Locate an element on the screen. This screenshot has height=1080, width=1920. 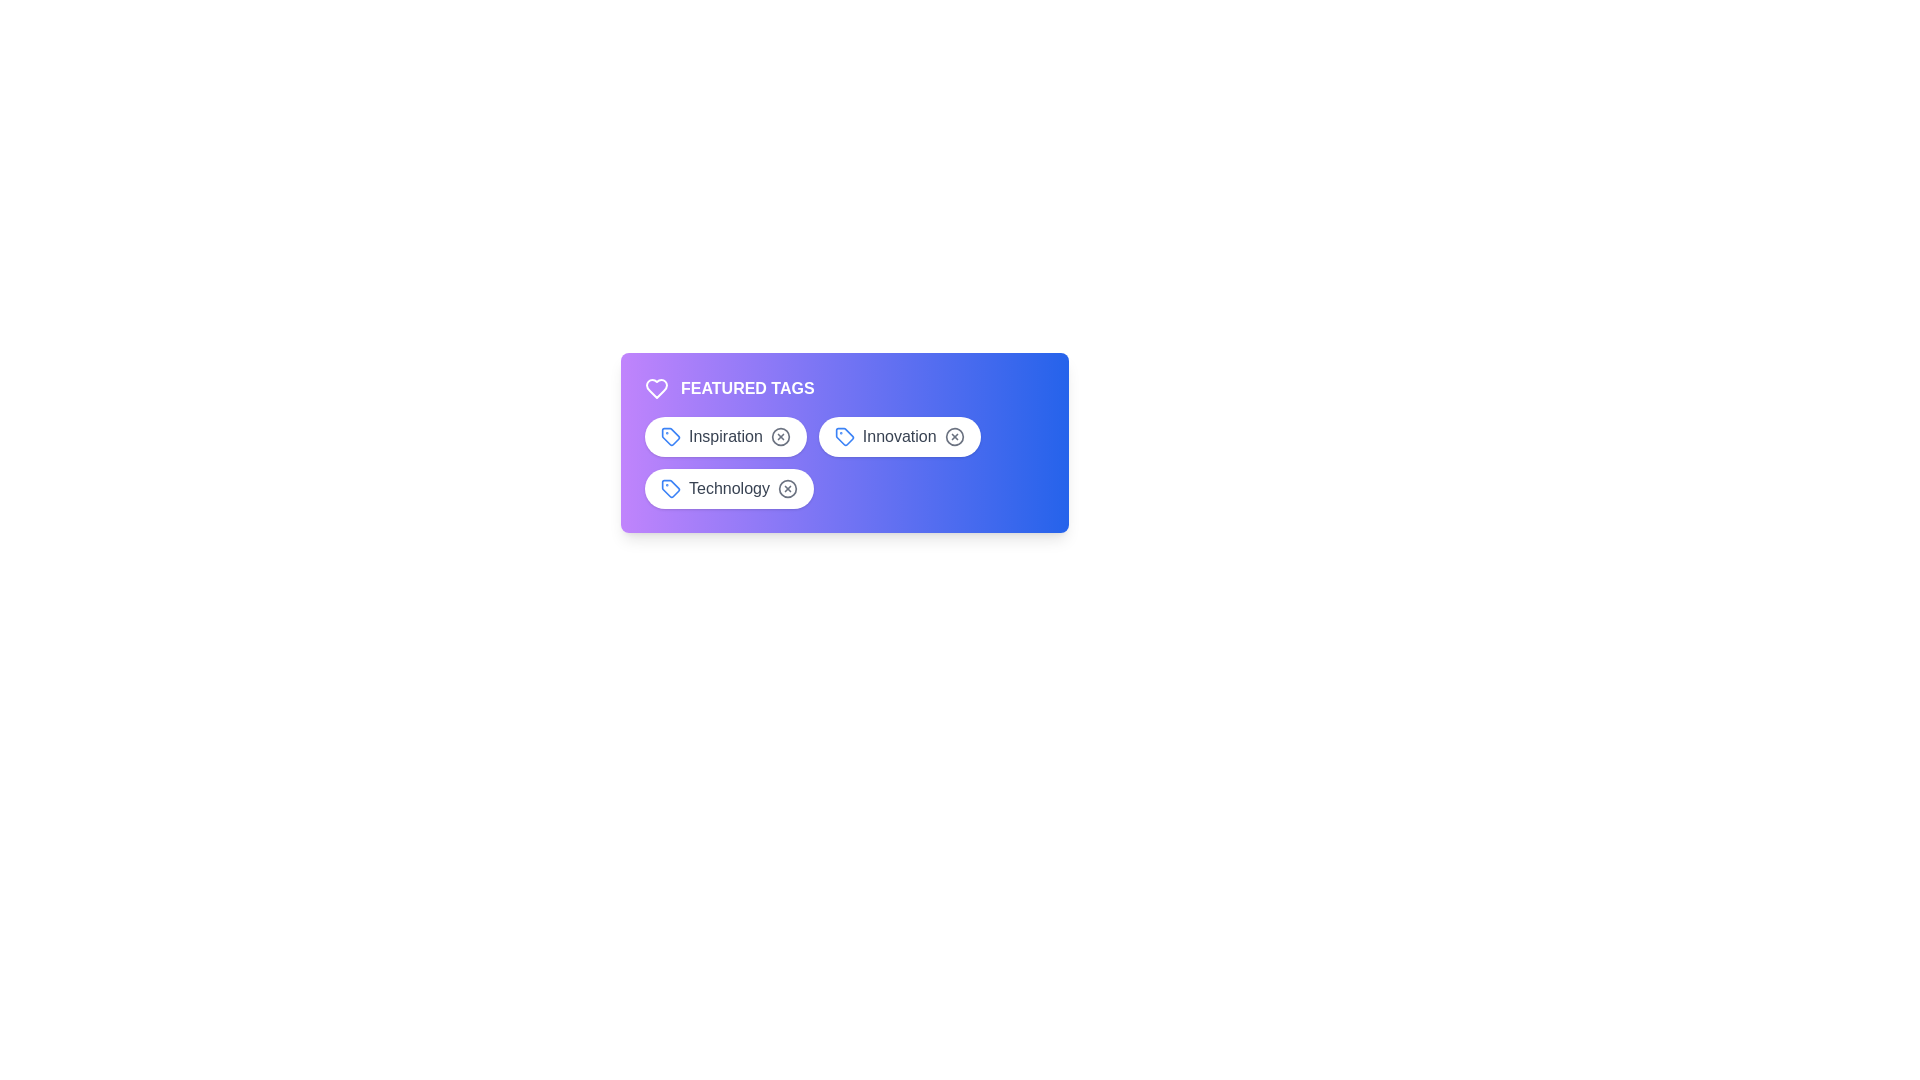
the heart-shaped icon is located at coordinates (657, 389).